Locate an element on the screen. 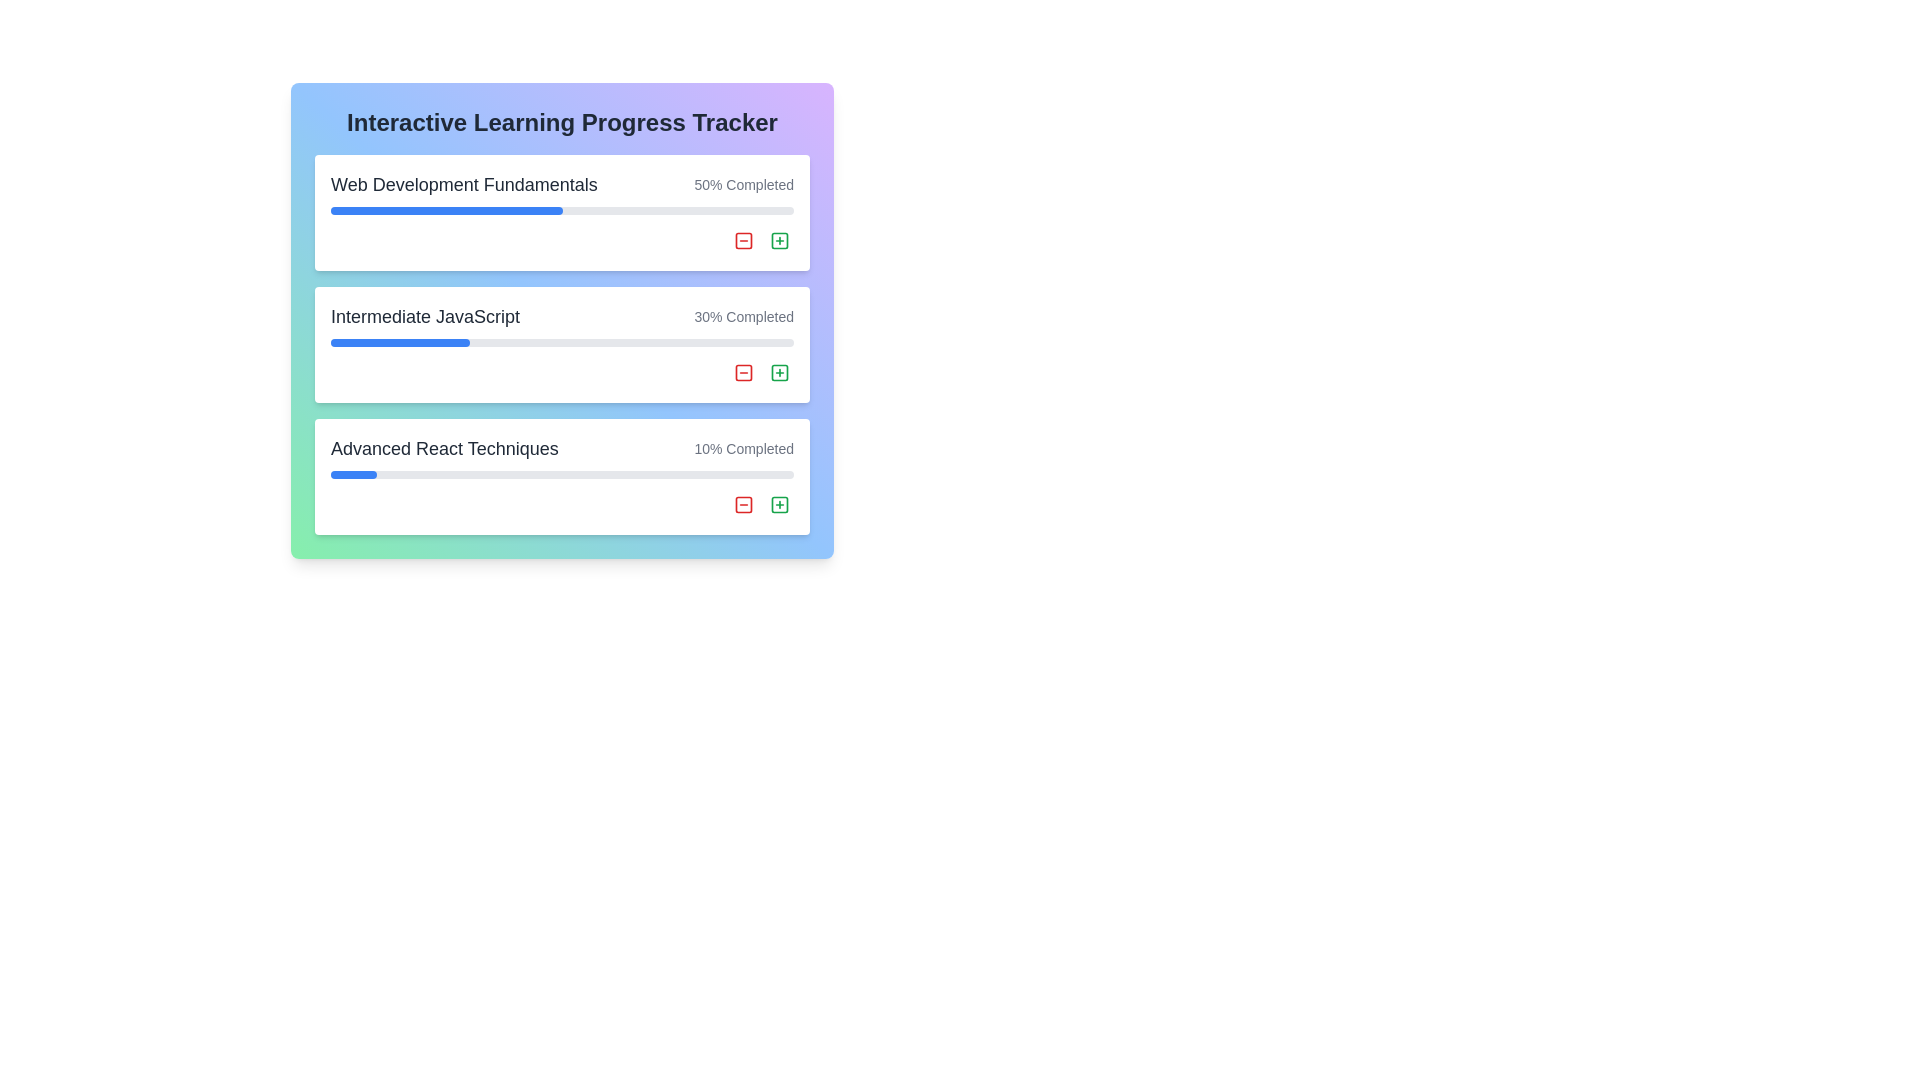 This screenshot has height=1080, width=1920. the green square icon with a plus symbol, located to the right of the progress bar for the 'Intermediate JavaScript' module, to possibly display a tooltip is located at coordinates (778, 373).